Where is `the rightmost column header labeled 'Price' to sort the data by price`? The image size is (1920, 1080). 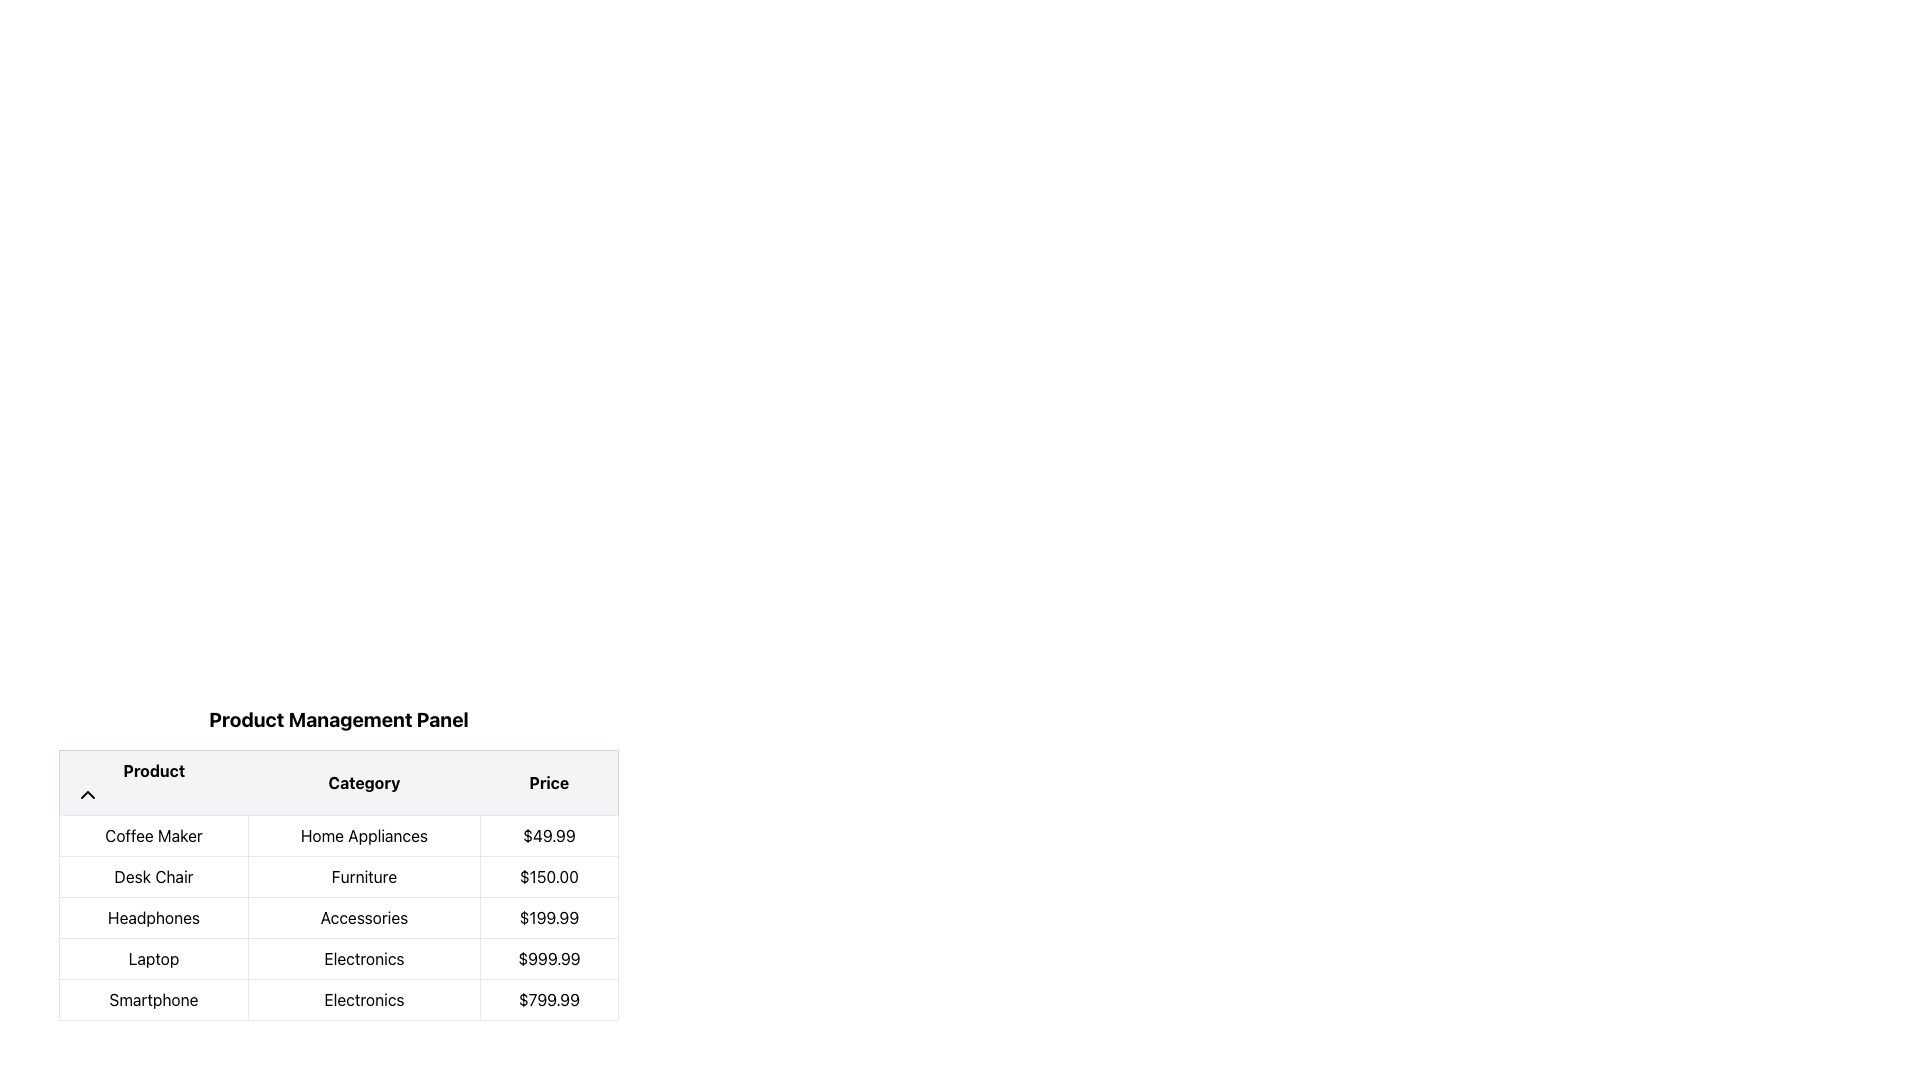 the rightmost column header labeled 'Price' to sort the data by price is located at coordinates (549, 782).